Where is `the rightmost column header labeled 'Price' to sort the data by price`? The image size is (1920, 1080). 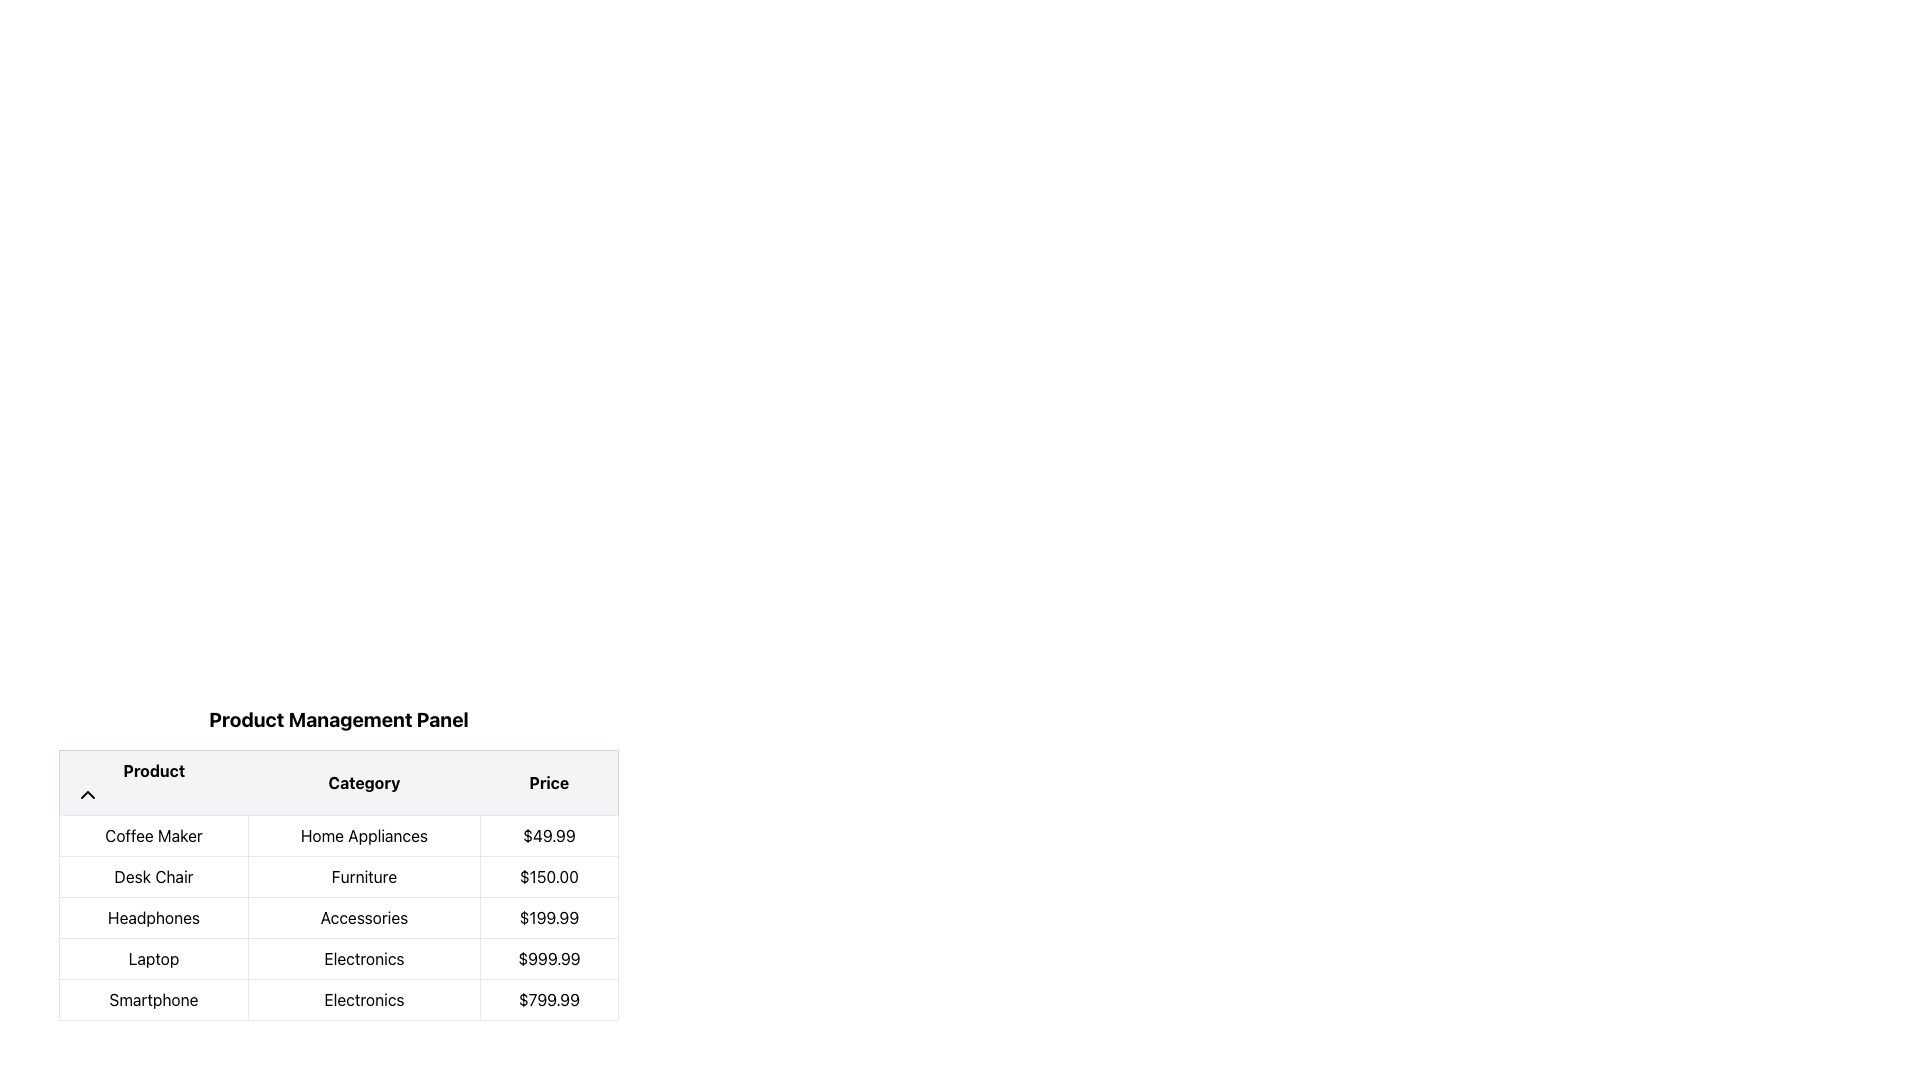 the rightmost column header labeled 'Price' to sort the data by price is located at coordinates (549, 782).